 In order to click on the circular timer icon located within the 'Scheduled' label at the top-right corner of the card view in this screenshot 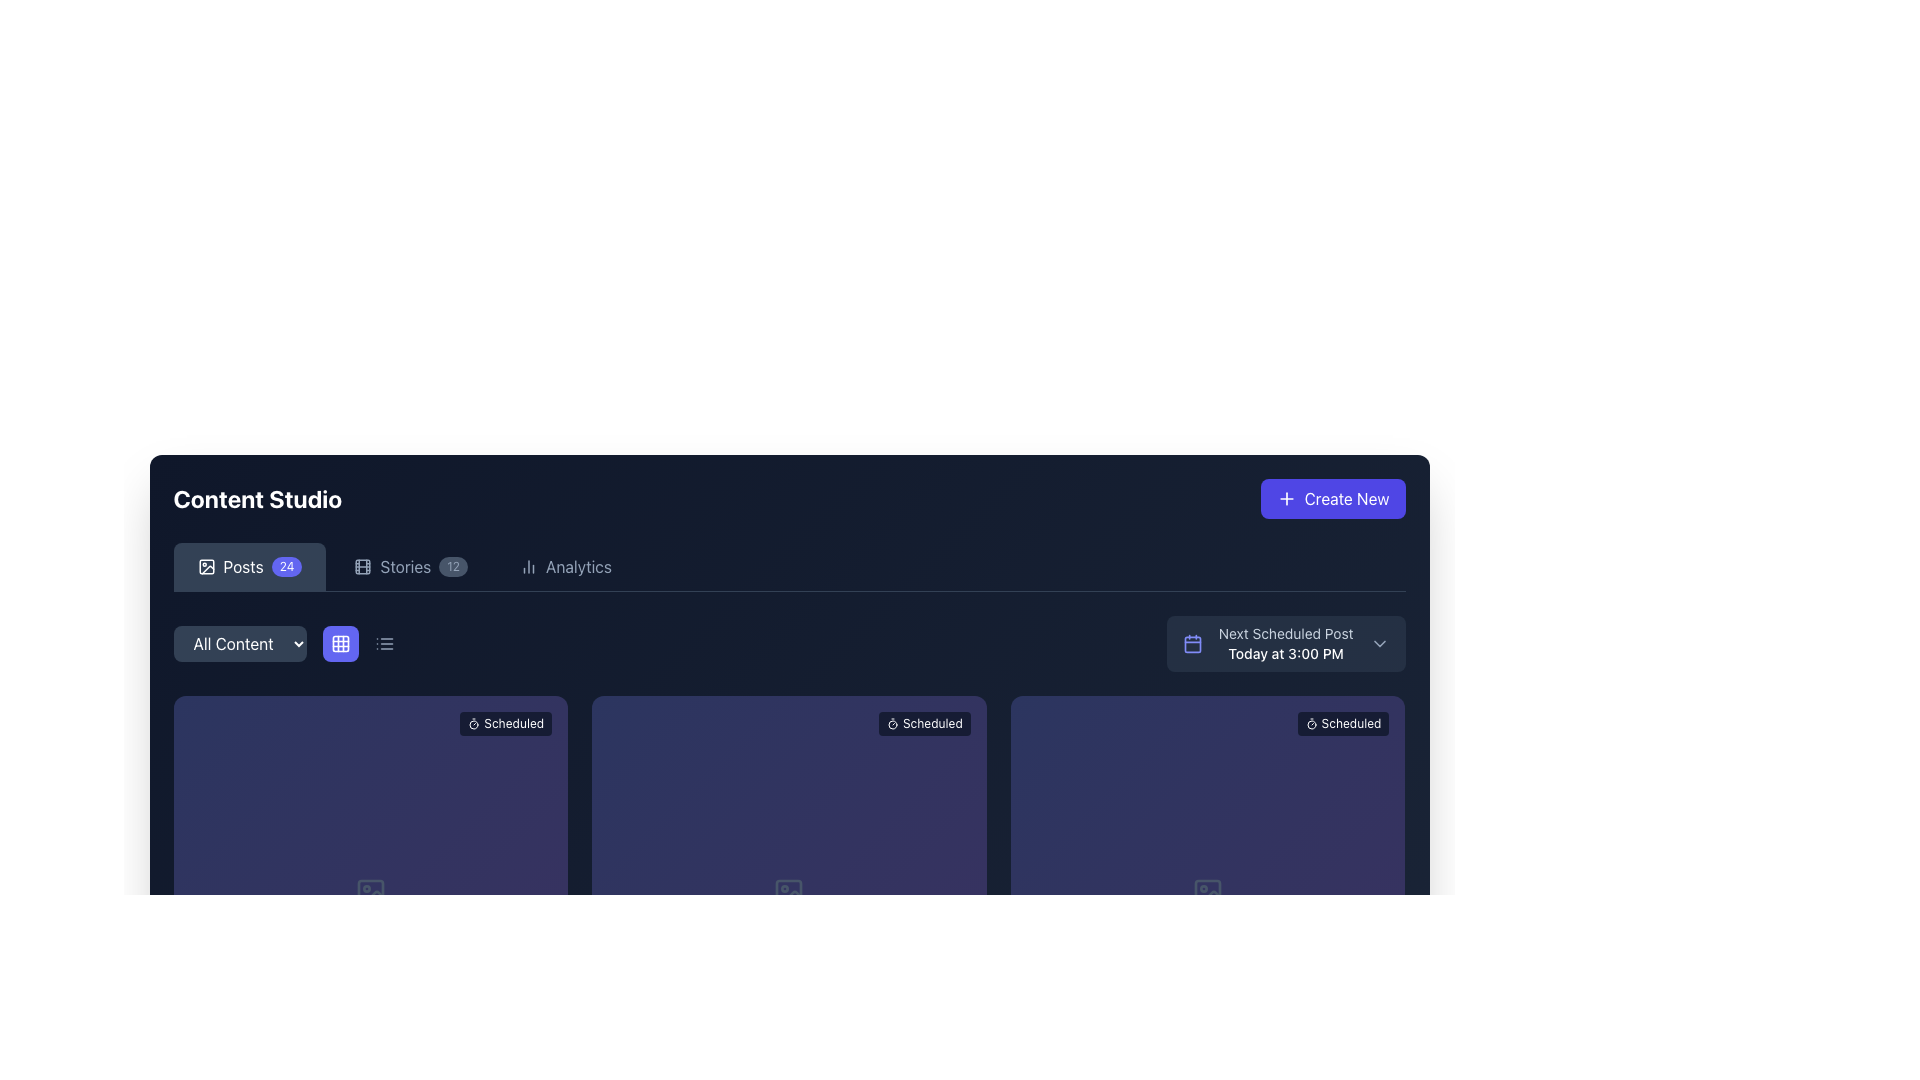, I will do `click(891, 724)`.